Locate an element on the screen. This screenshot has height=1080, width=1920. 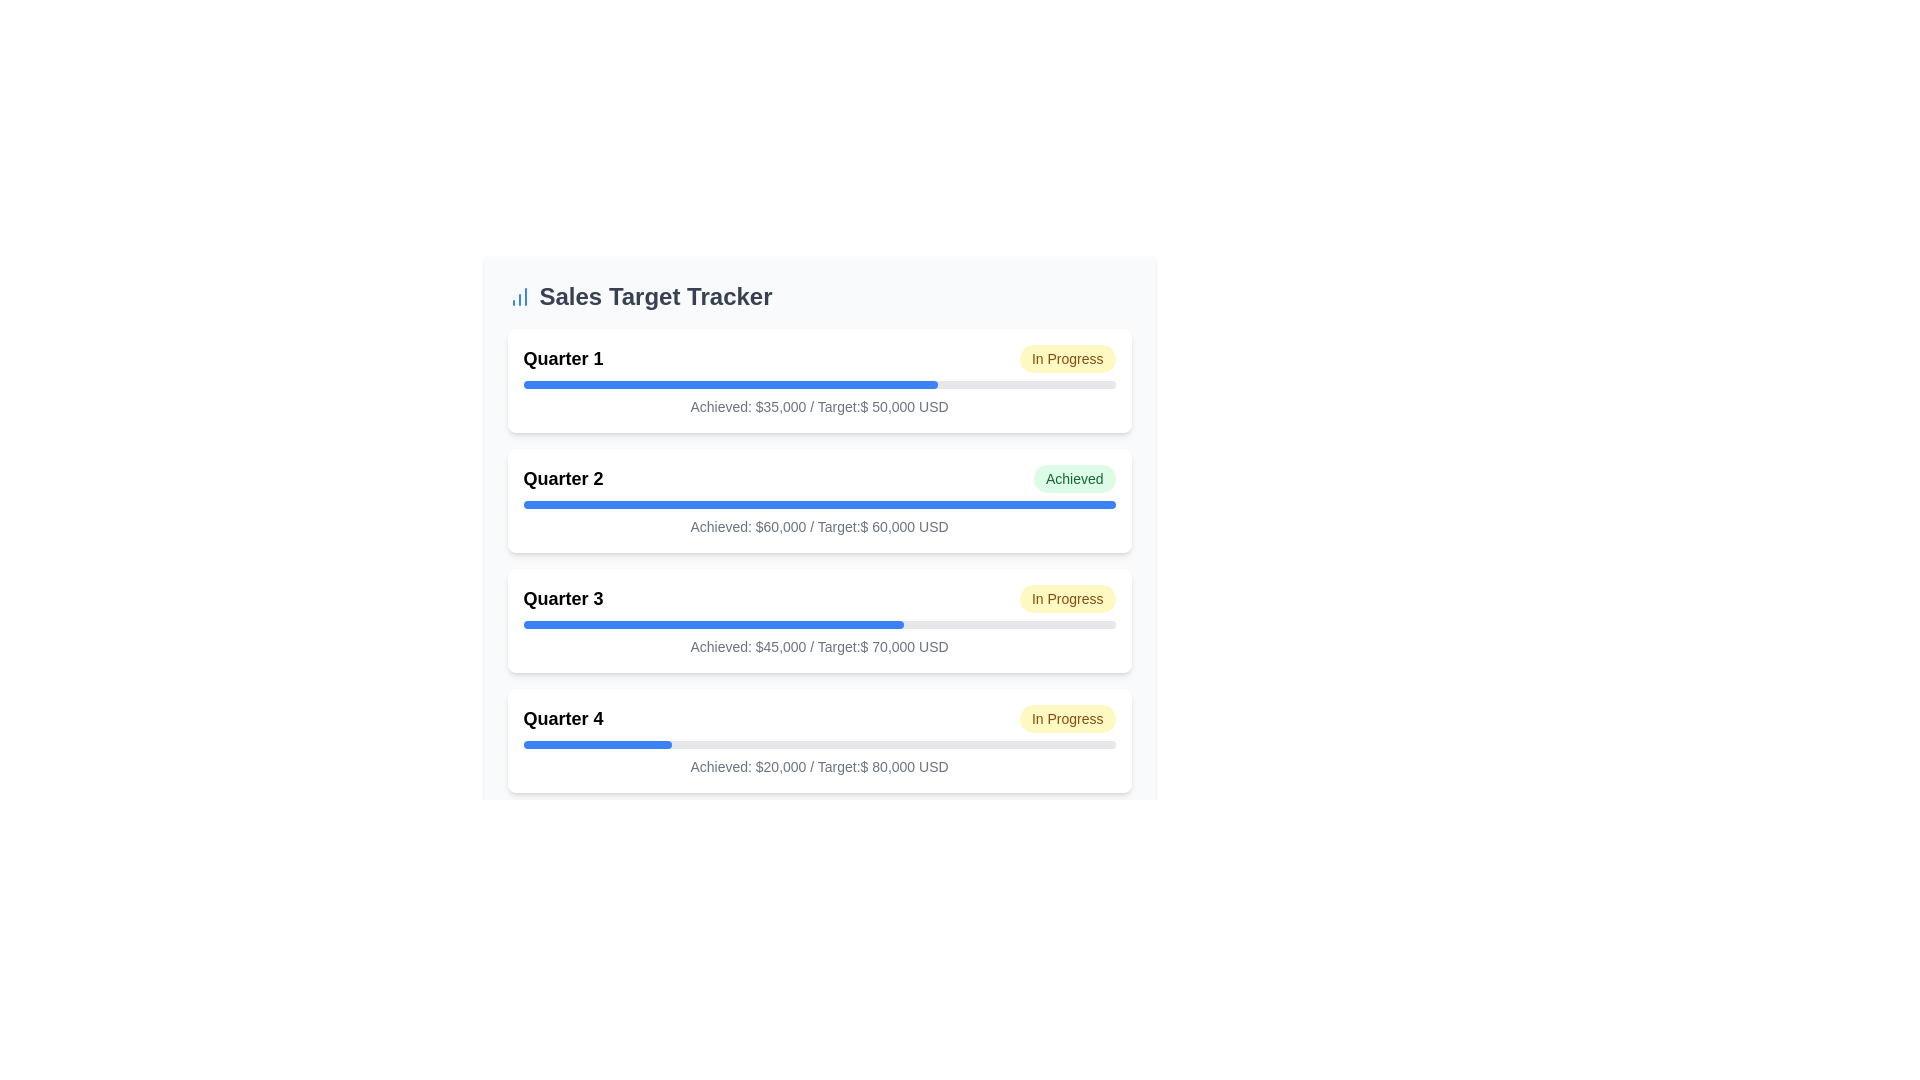
the text element displaying the progress of a target achievement, labeled 'Achieved: $45,000 / Target:$ 70,000 USD', located beneath the progress bar is located at coordinates (819, 647).